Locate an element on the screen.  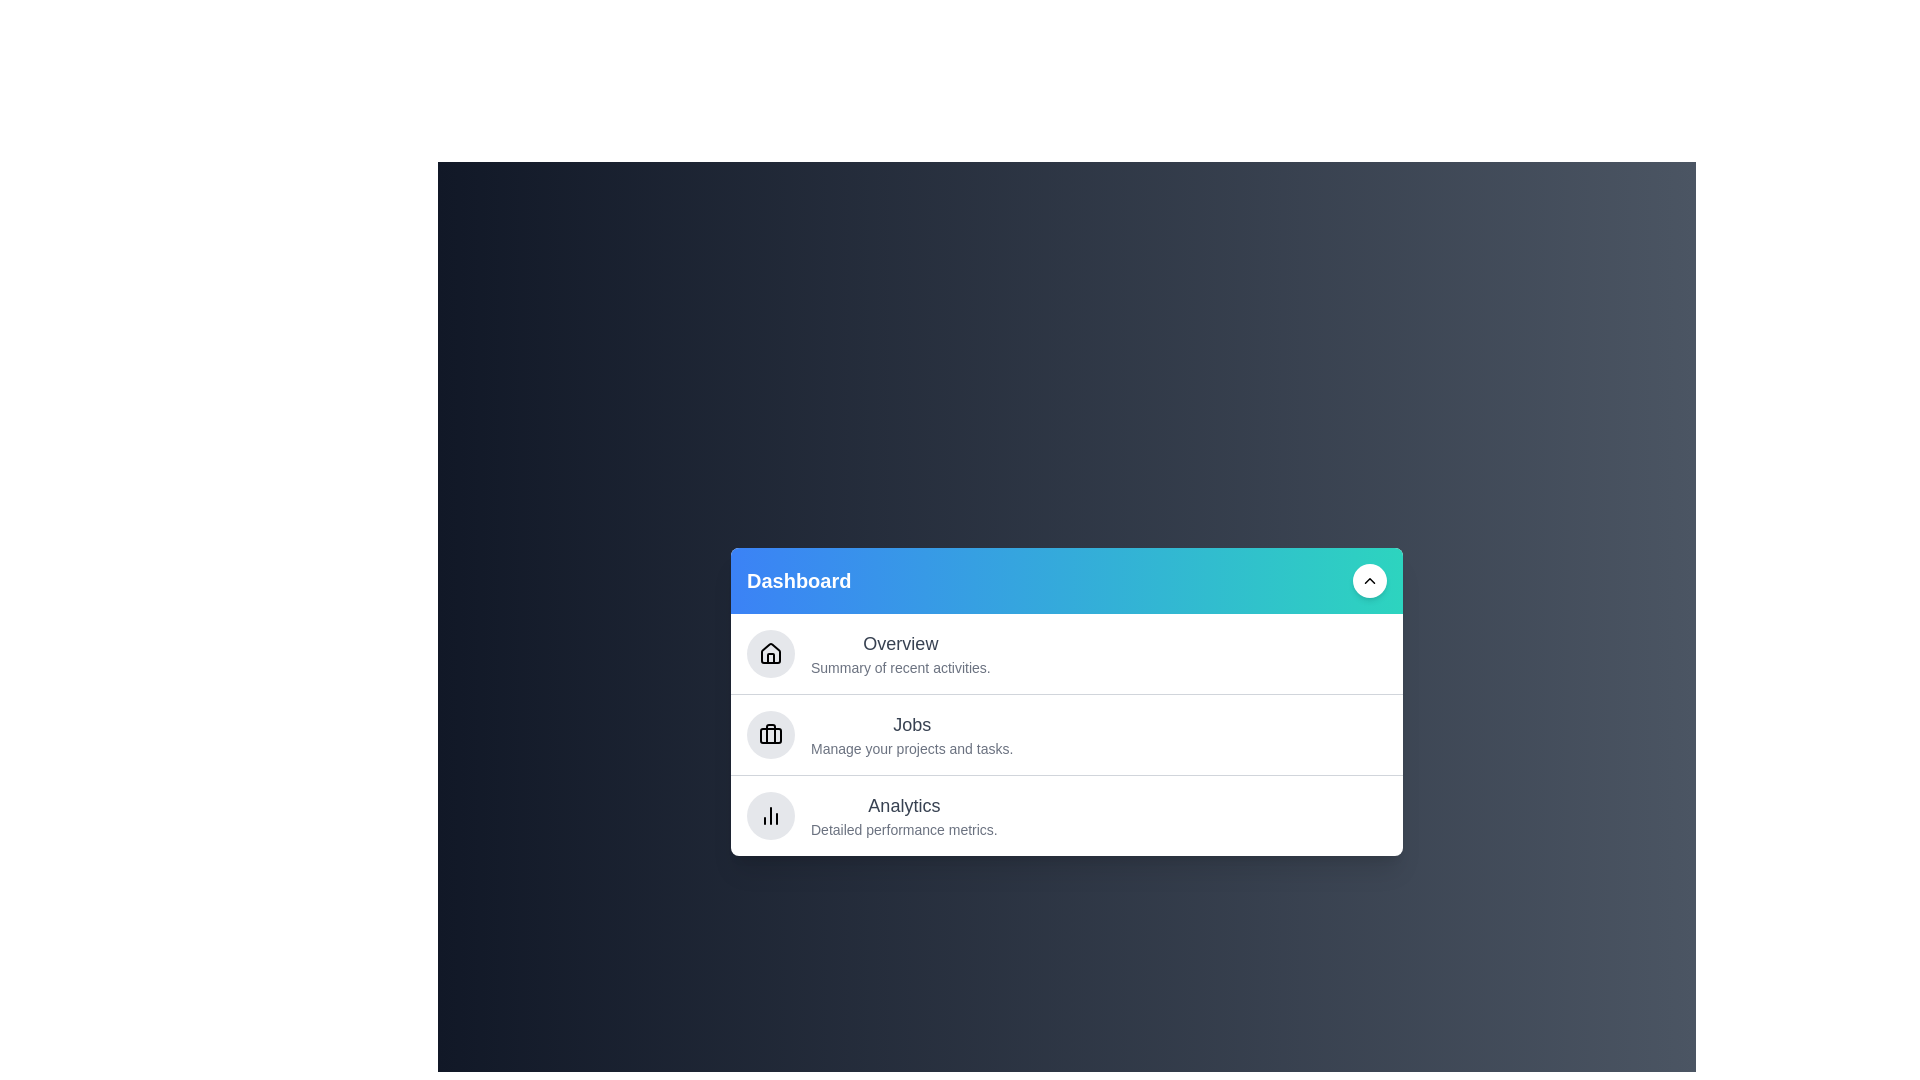
the section Jobs in the dashboard is located at coordinates (1065, 734).